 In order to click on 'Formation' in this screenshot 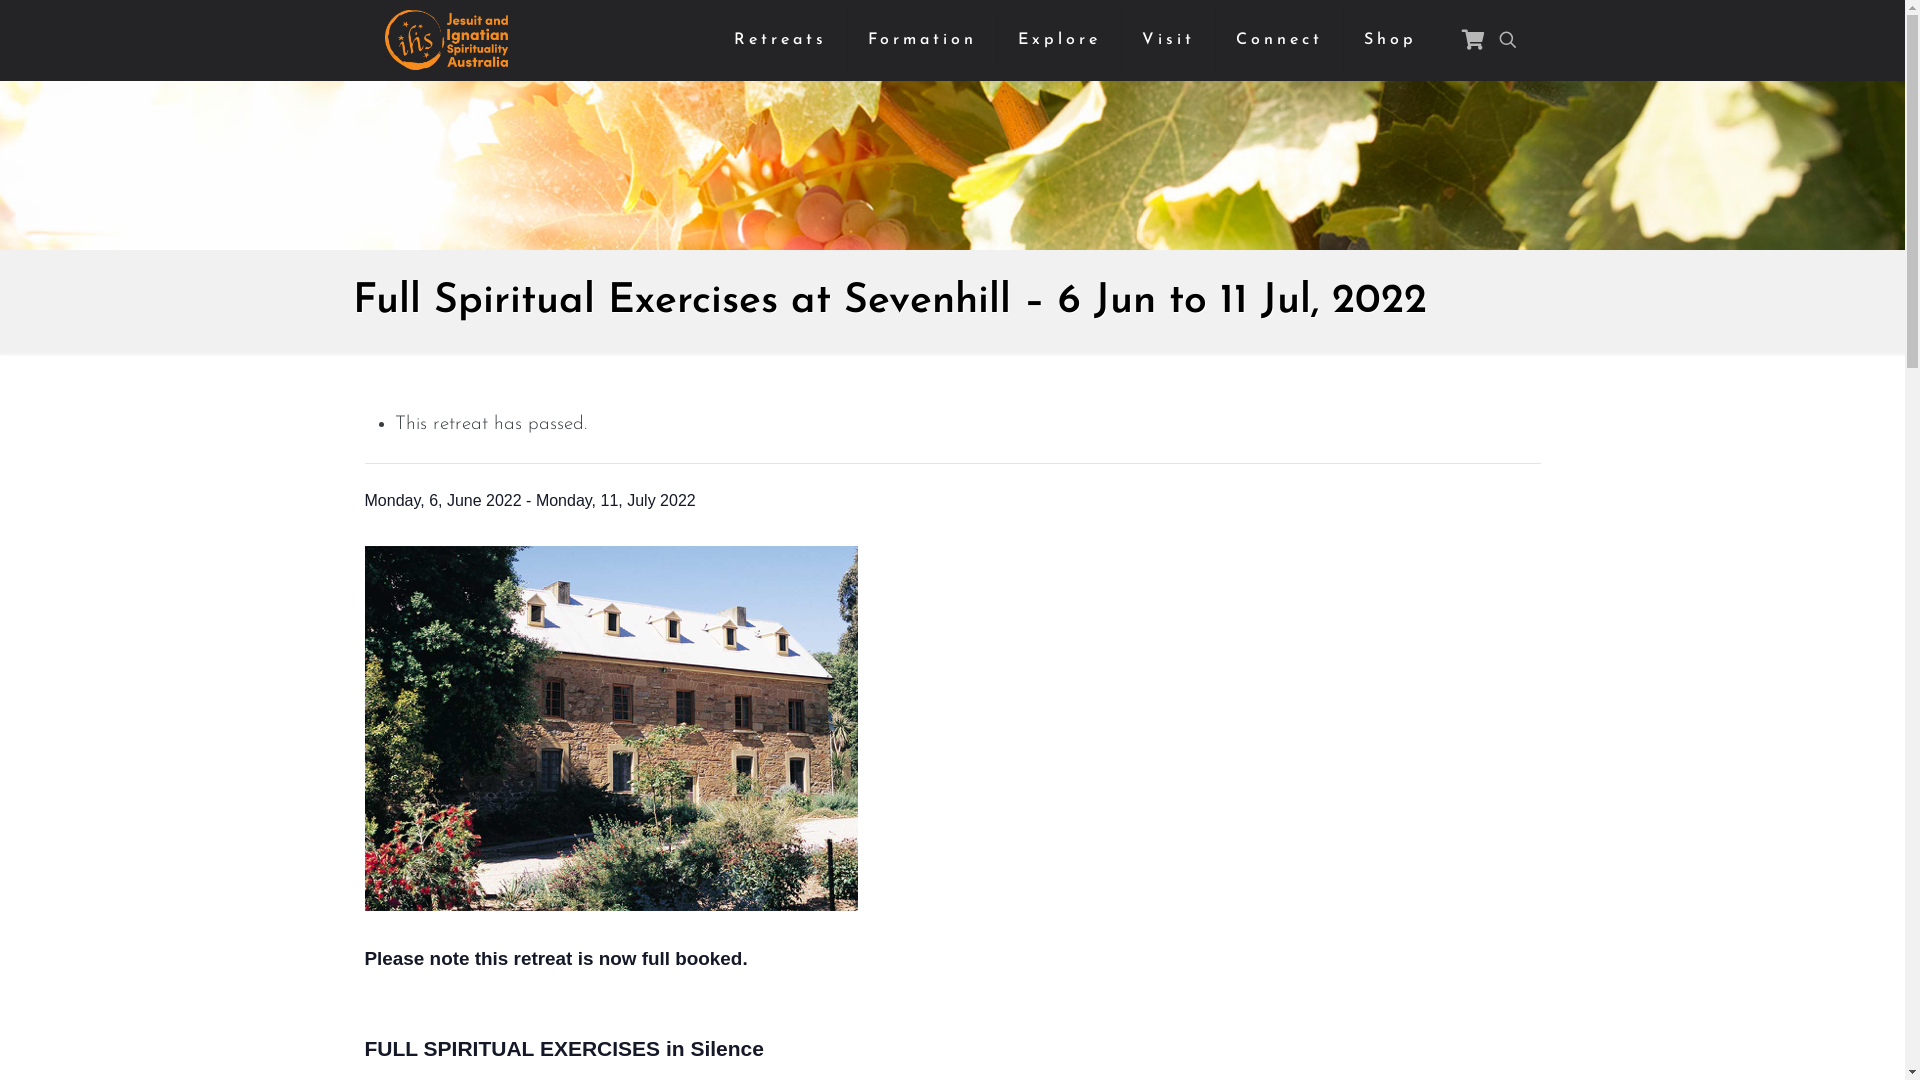, I will do `click(921, 39)`.